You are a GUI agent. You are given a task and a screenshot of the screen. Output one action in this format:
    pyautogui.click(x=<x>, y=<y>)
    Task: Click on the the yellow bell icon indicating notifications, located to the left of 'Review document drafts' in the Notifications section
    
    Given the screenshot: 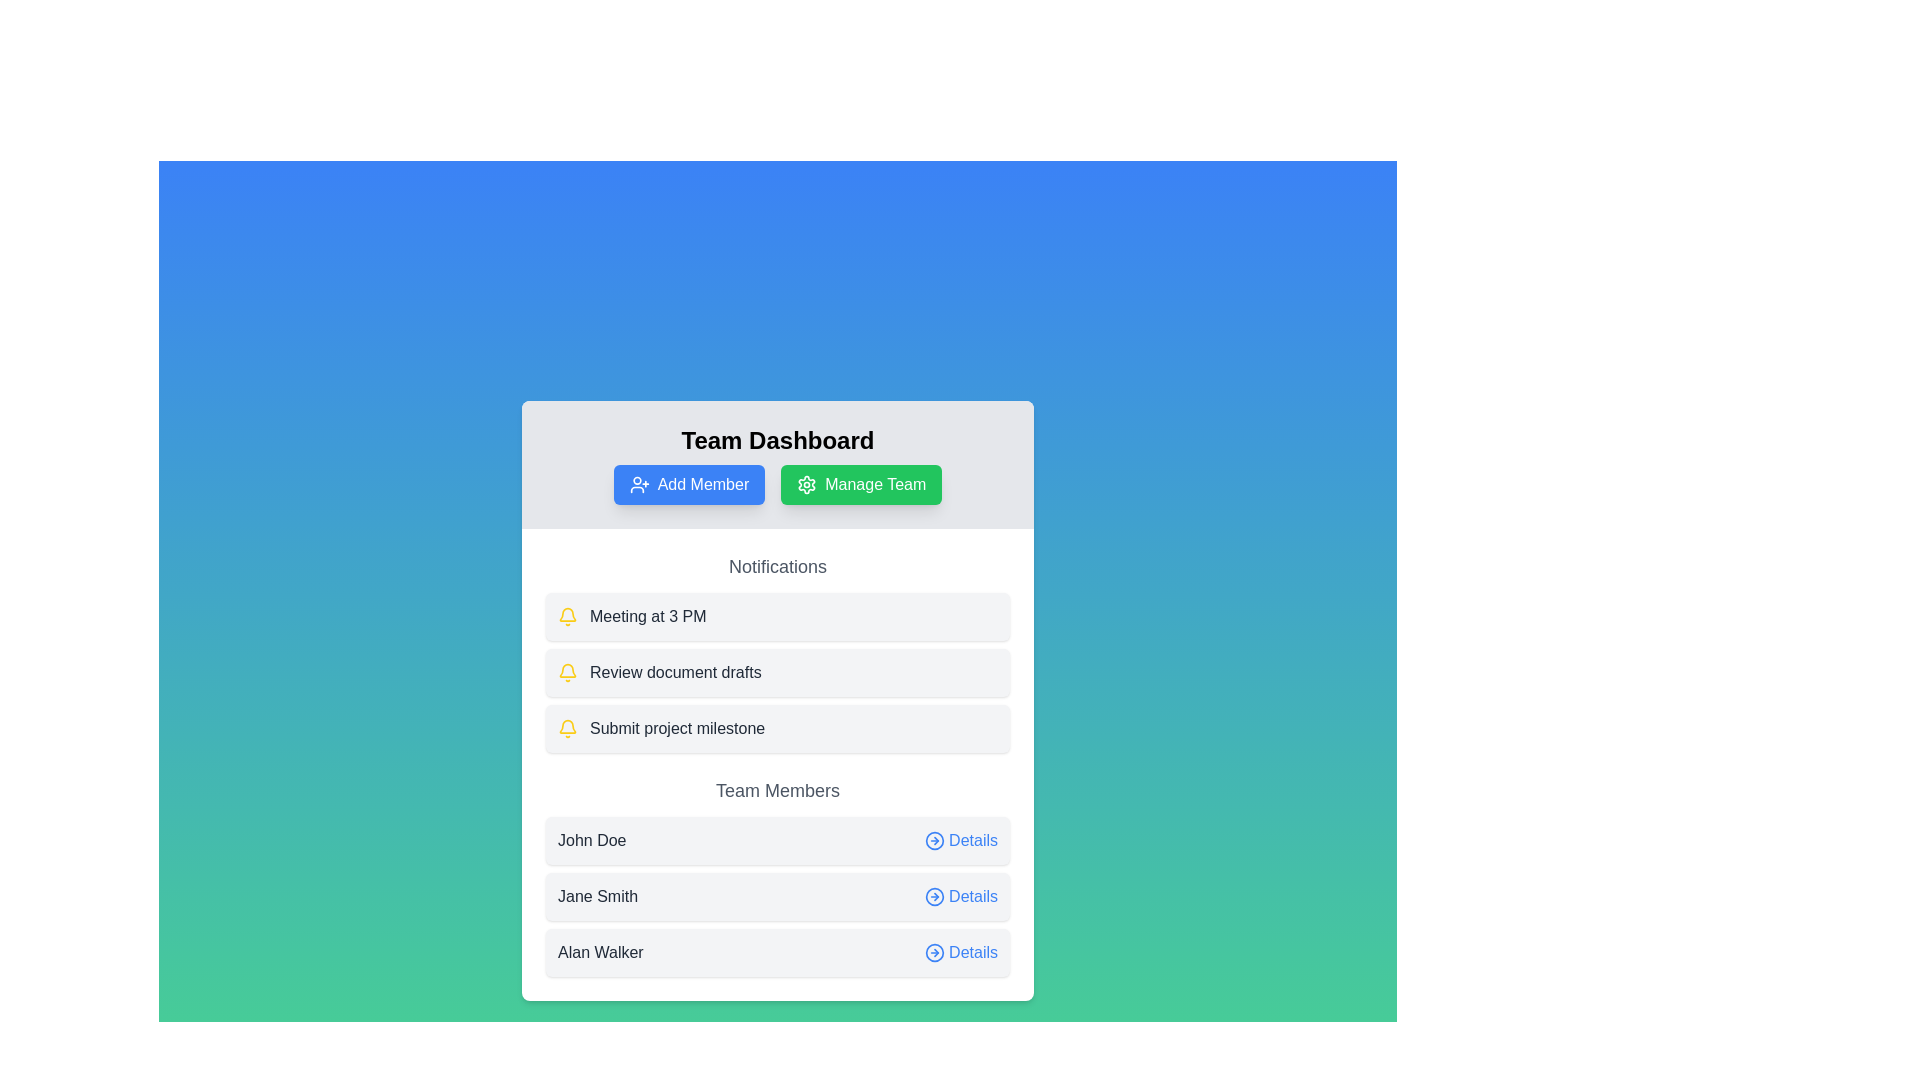 What is the action you would take?
    pyautogui.click(x=566, y=672)
    